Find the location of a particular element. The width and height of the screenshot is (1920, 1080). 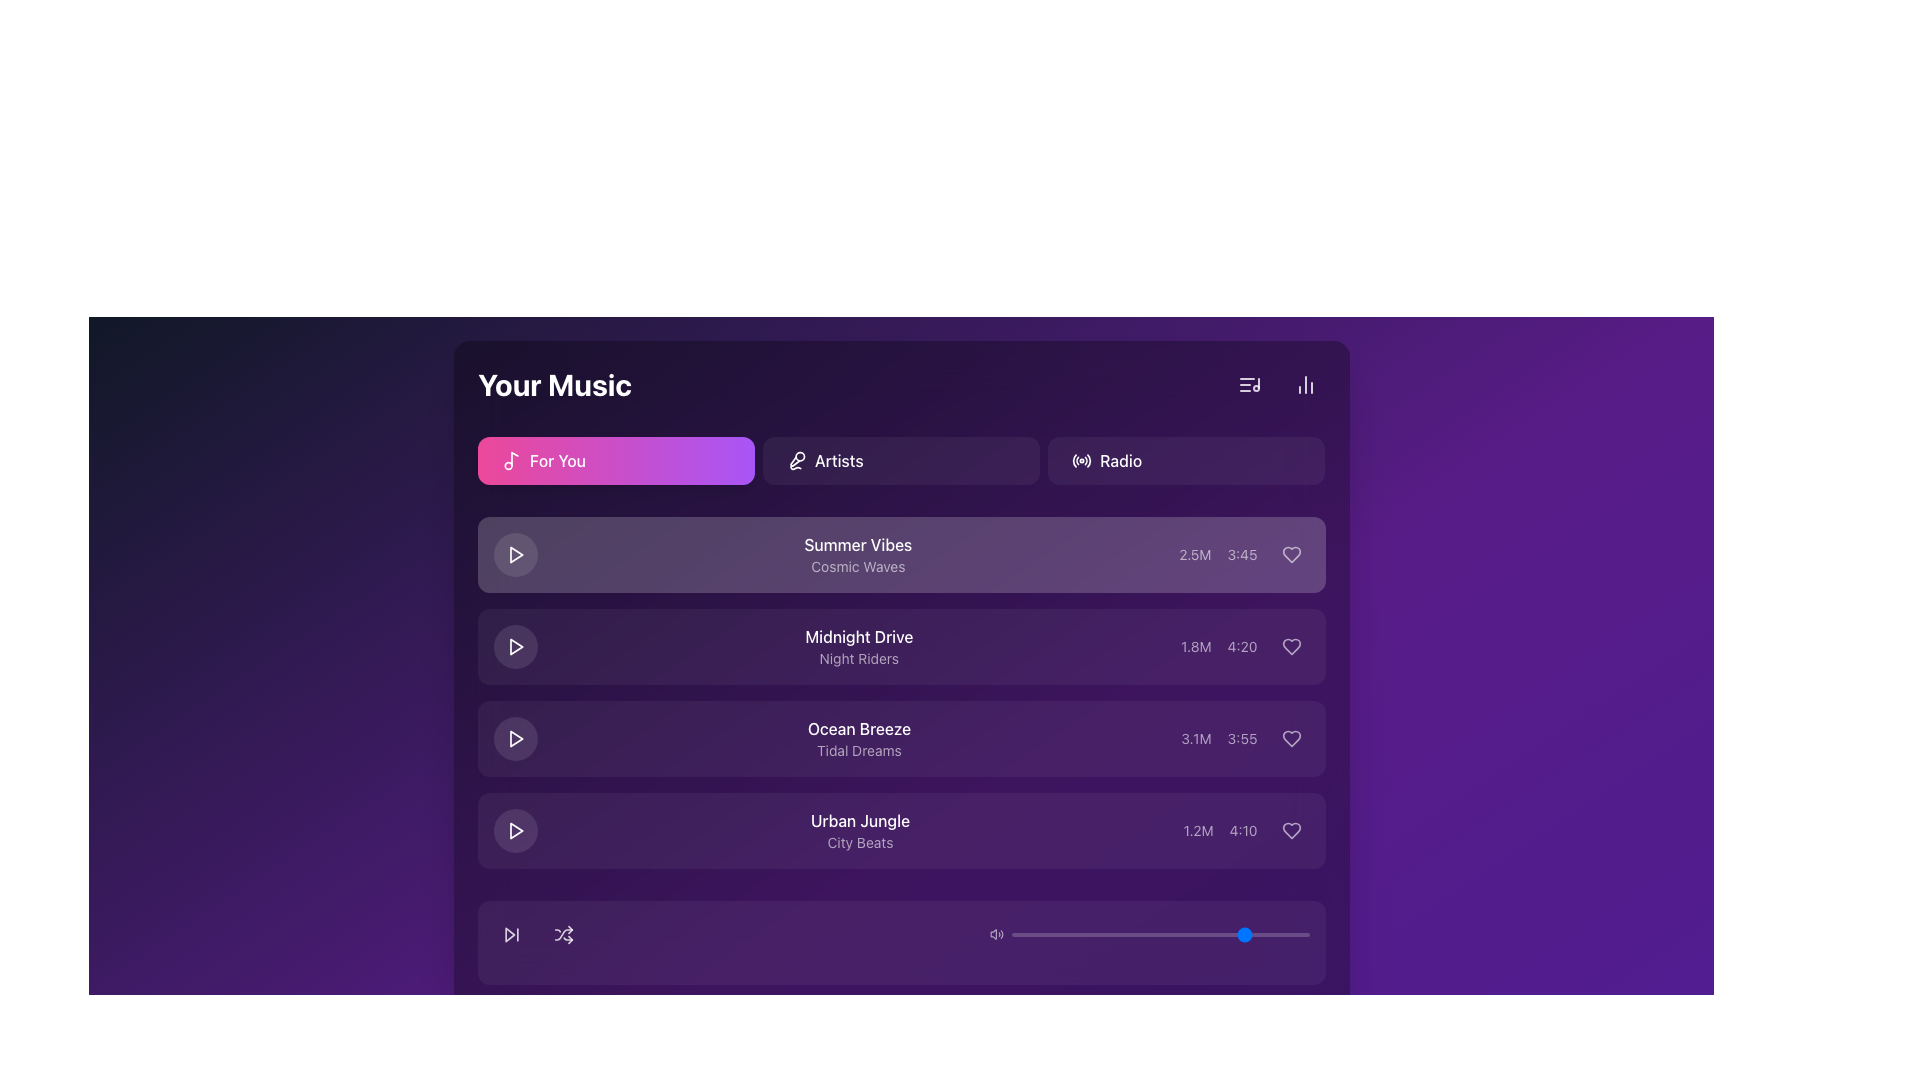

the heart-shaped icon in the music list for the song 'Ocean Breeze' is located at coordinates (1291, 739).